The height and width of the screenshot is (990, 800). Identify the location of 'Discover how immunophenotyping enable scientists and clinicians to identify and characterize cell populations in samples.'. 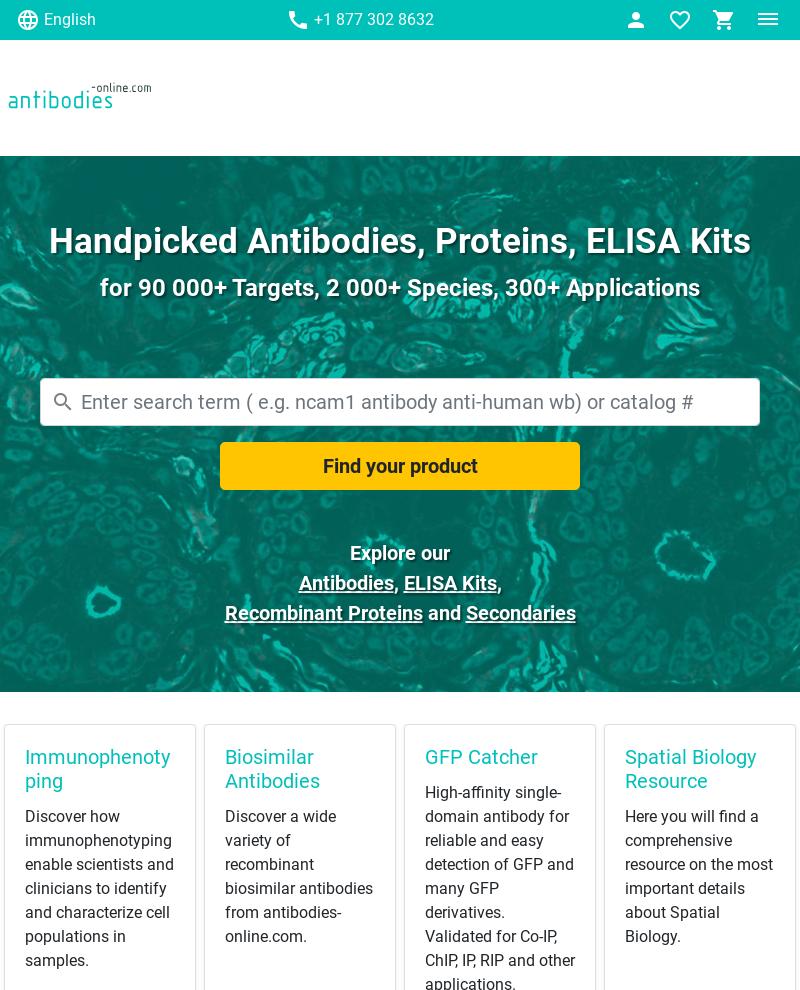
(99, 888).